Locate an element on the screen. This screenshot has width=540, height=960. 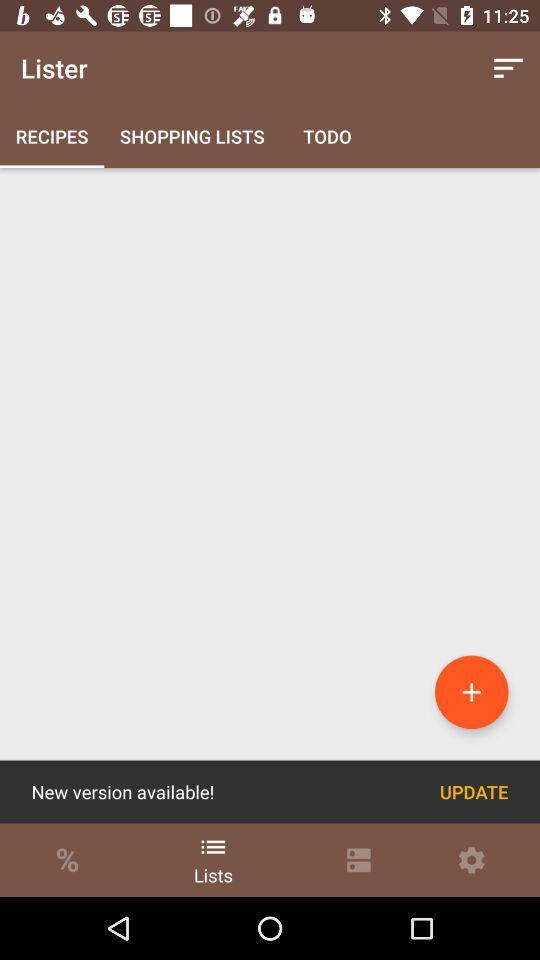
the icon at the top right corner is located at coordinates (508, 68).